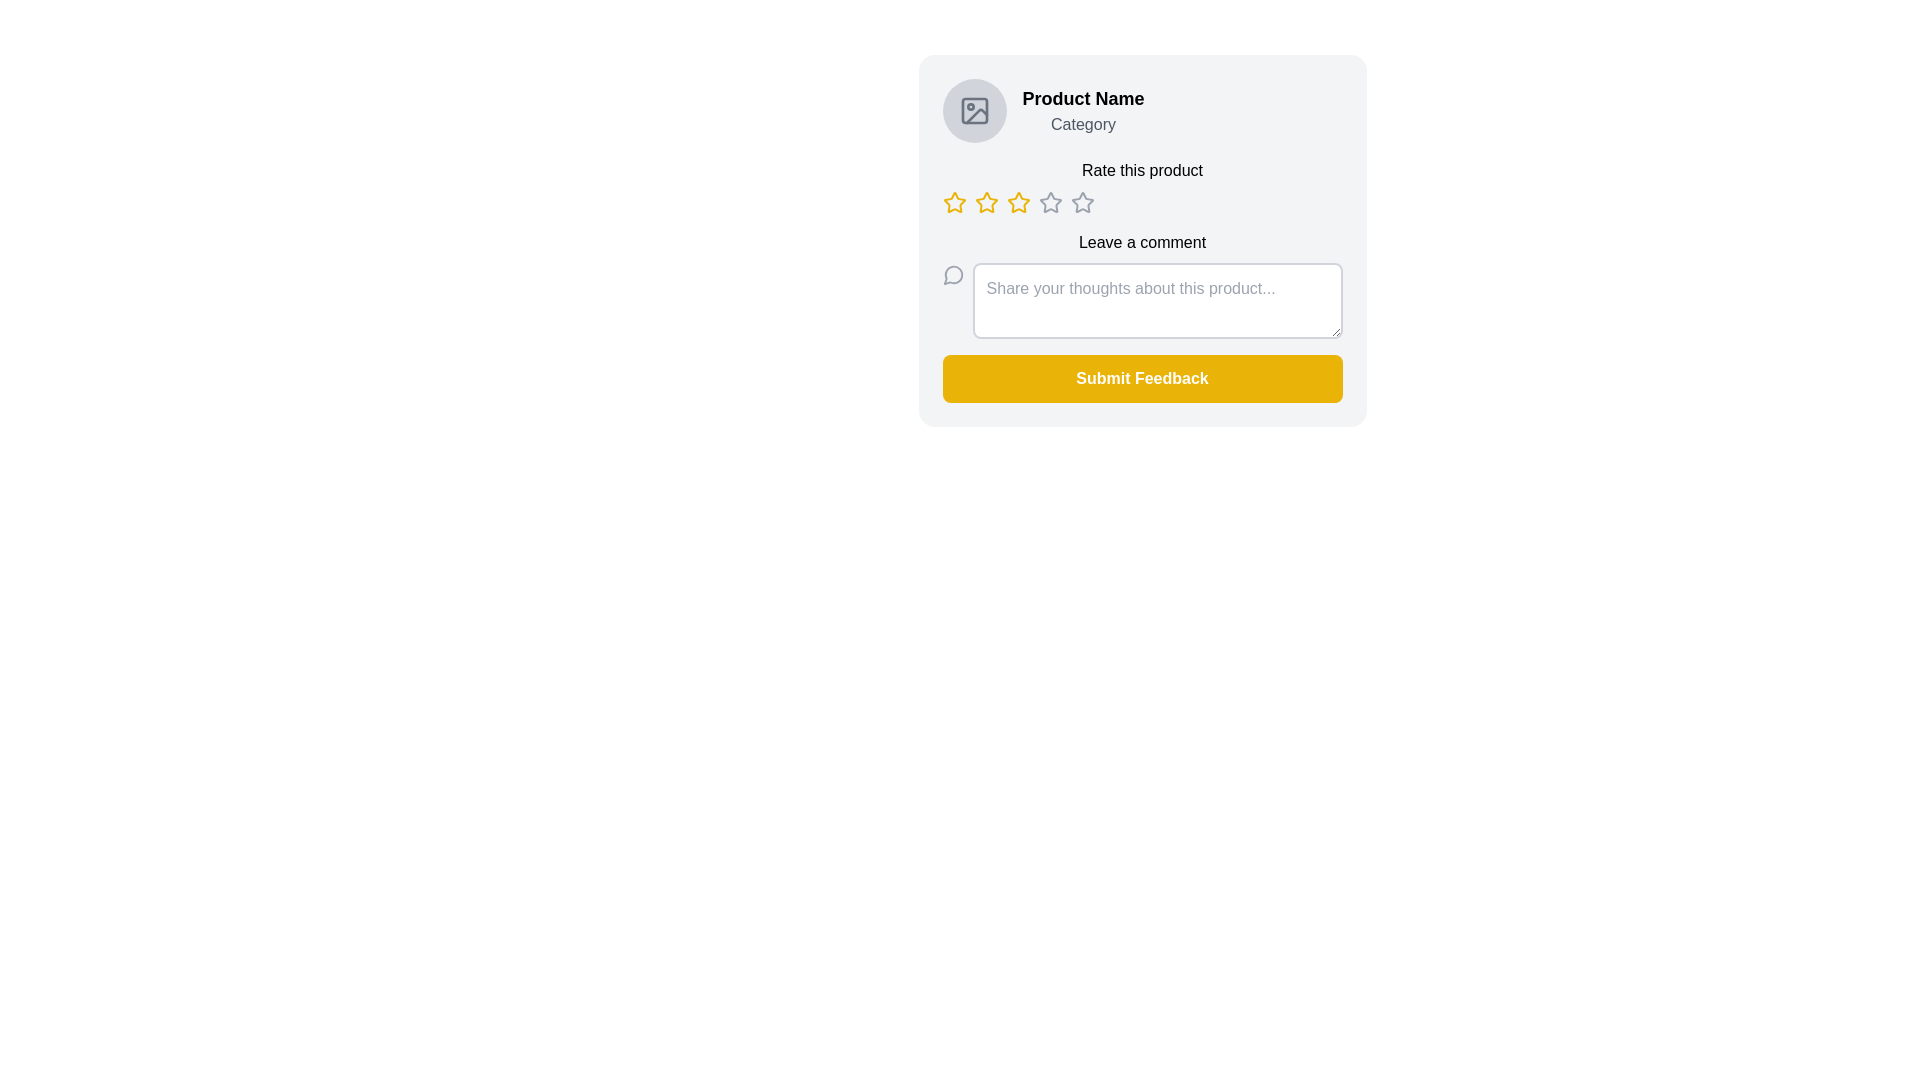 This screenshot has height=1080, width=1920. Describe the element at coordinates (1018, 202) in the screenshot. I see `the third star rating icon, which is a bright yellow star-shaped element representing a rating option` at that location.